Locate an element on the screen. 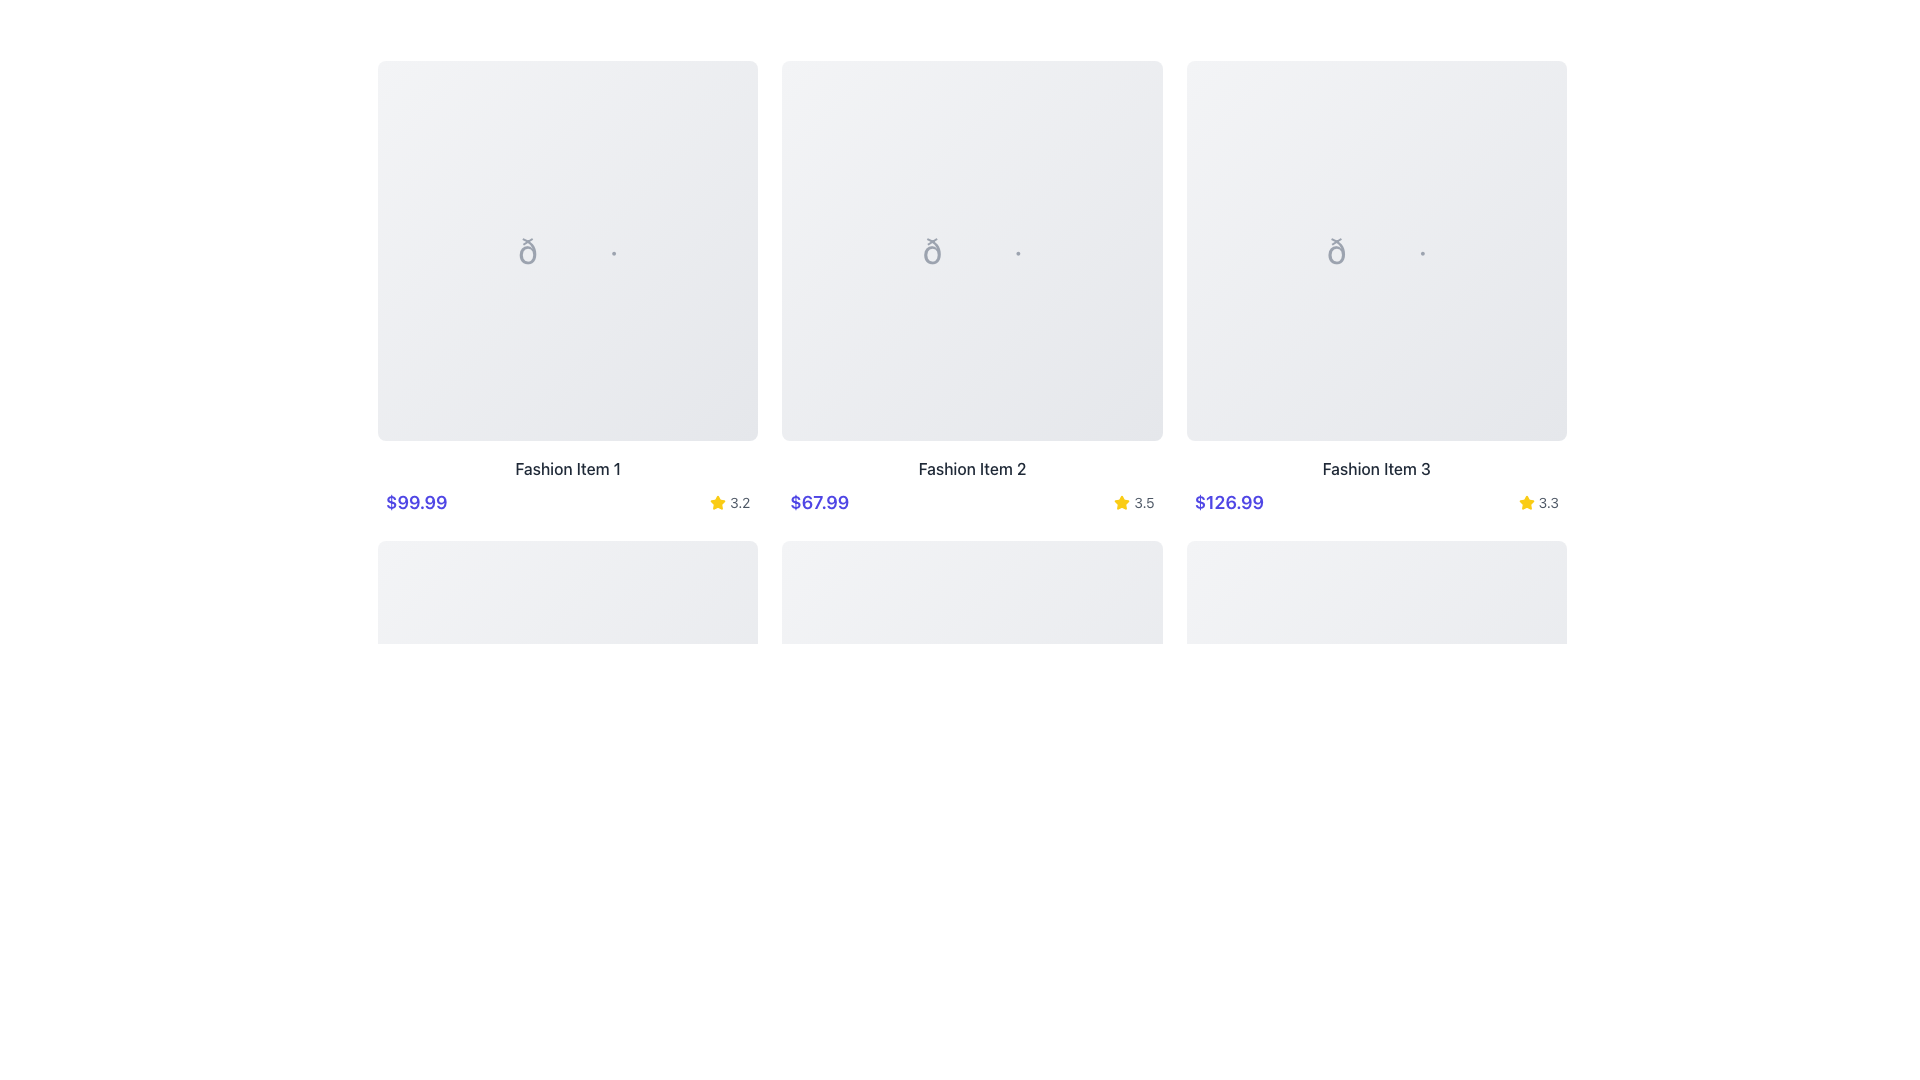 The image size is (1920, 1080). the price label displaying the price for 'Fashion Item 3', which is located at the bottom of the third column in a horizontal layout of items is located at coordinates (1228, 502).